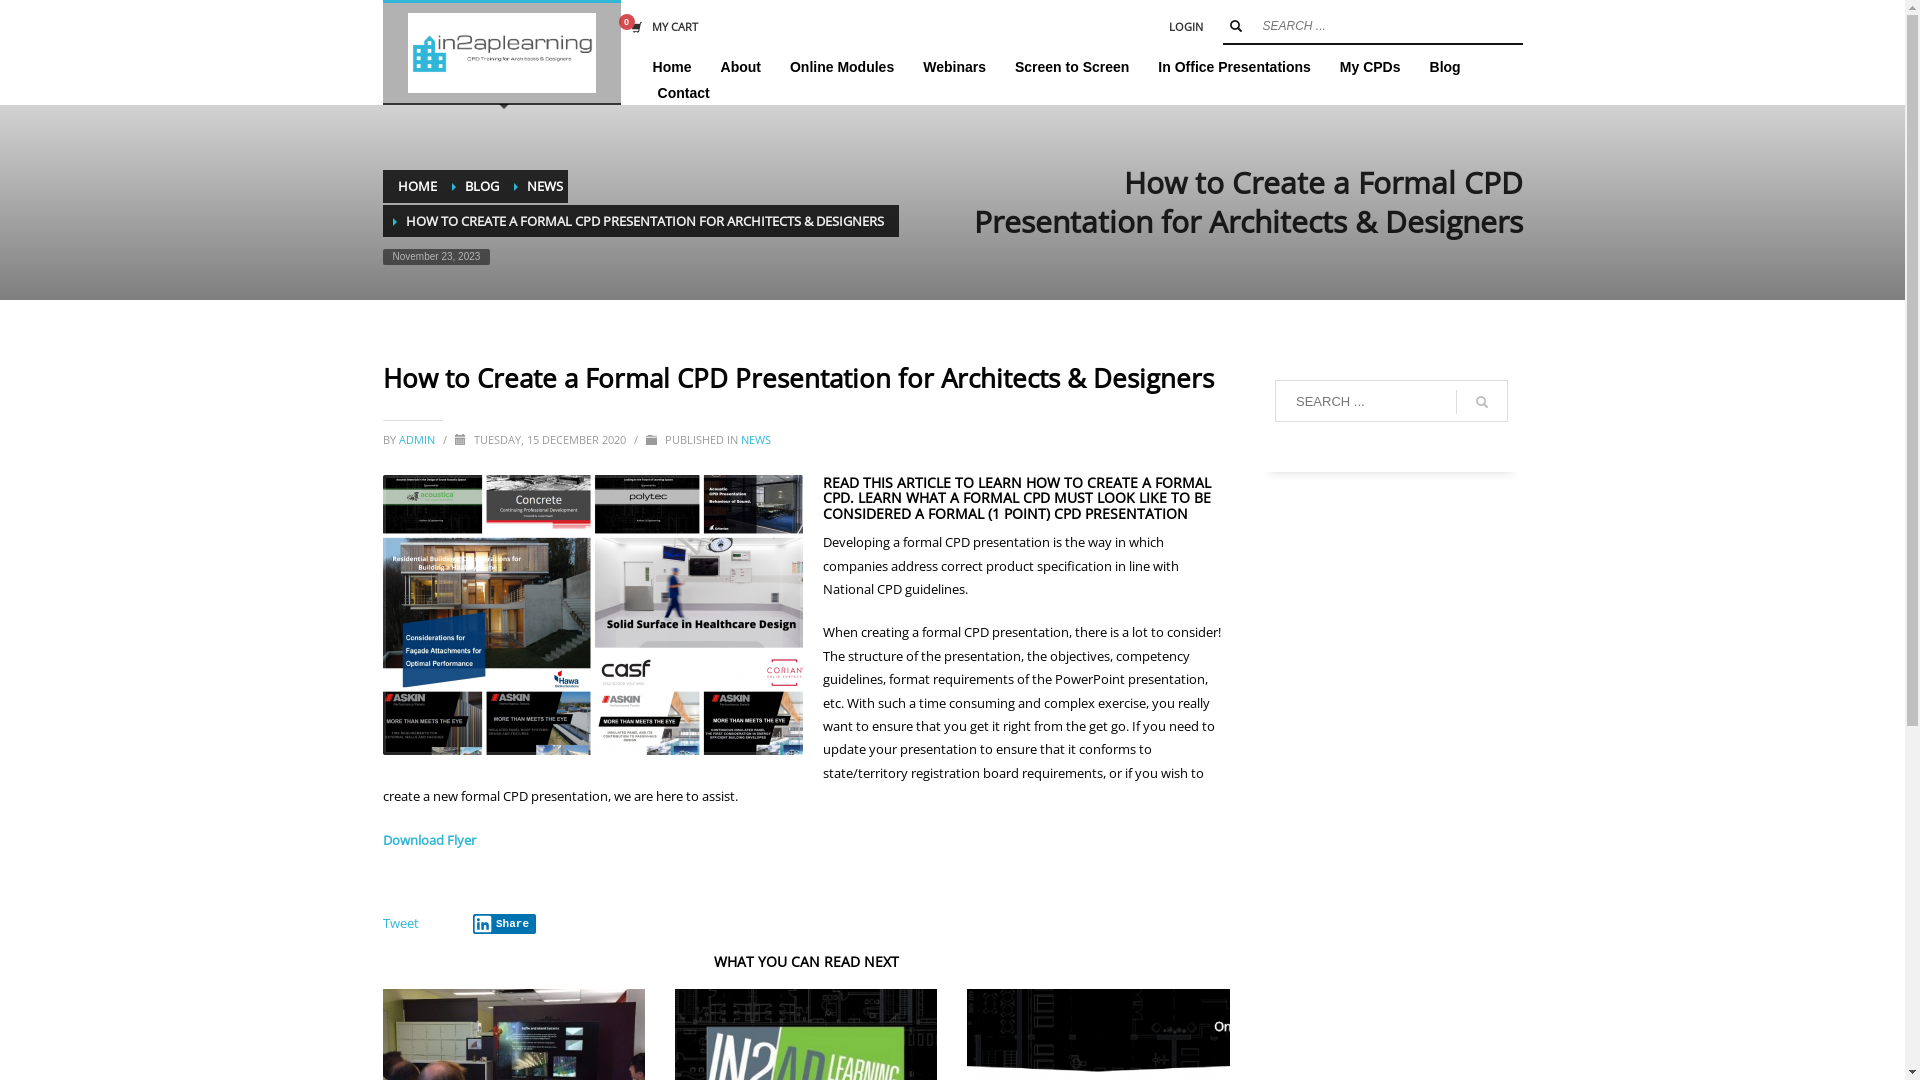  I want to click on 'Share', so click(504, 924).